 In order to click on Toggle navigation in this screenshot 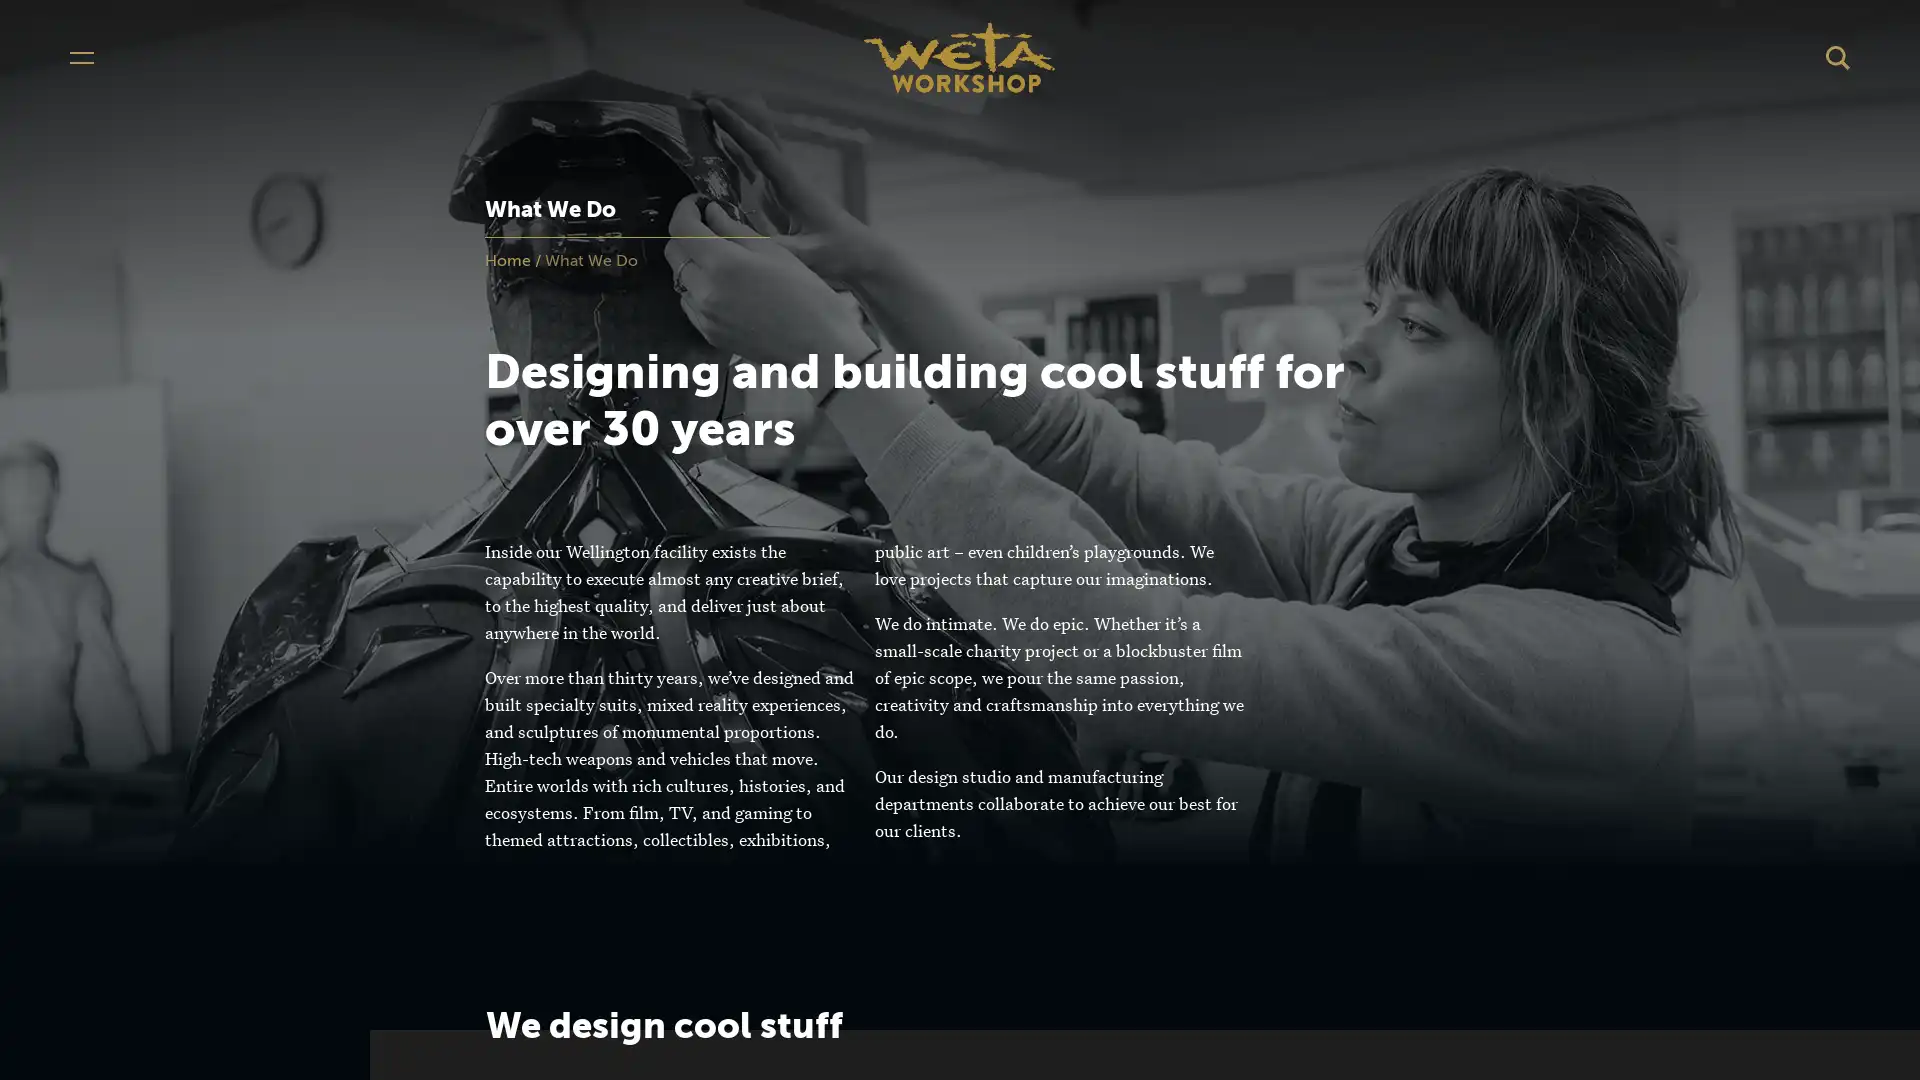, I will do `click(80, 56)`.